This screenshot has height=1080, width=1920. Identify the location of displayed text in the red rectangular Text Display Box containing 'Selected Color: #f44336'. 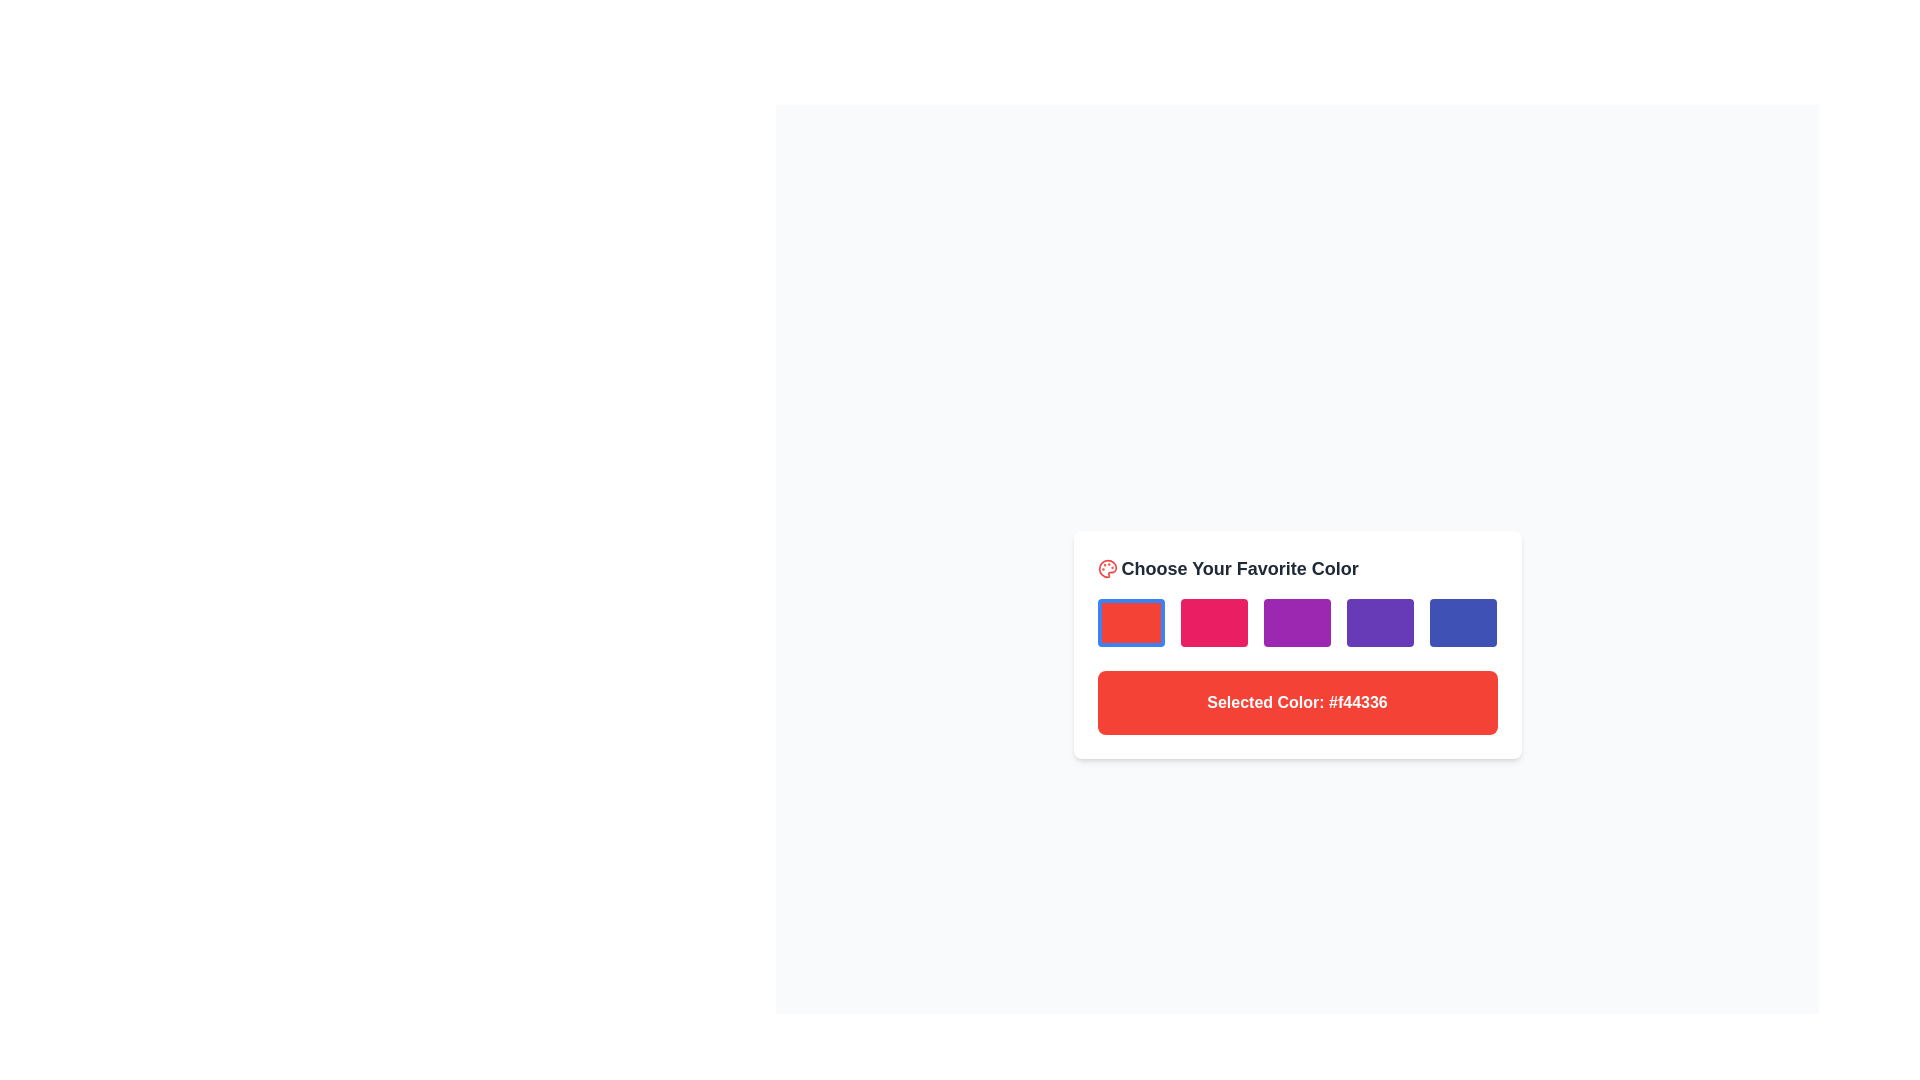
(1297, 701).